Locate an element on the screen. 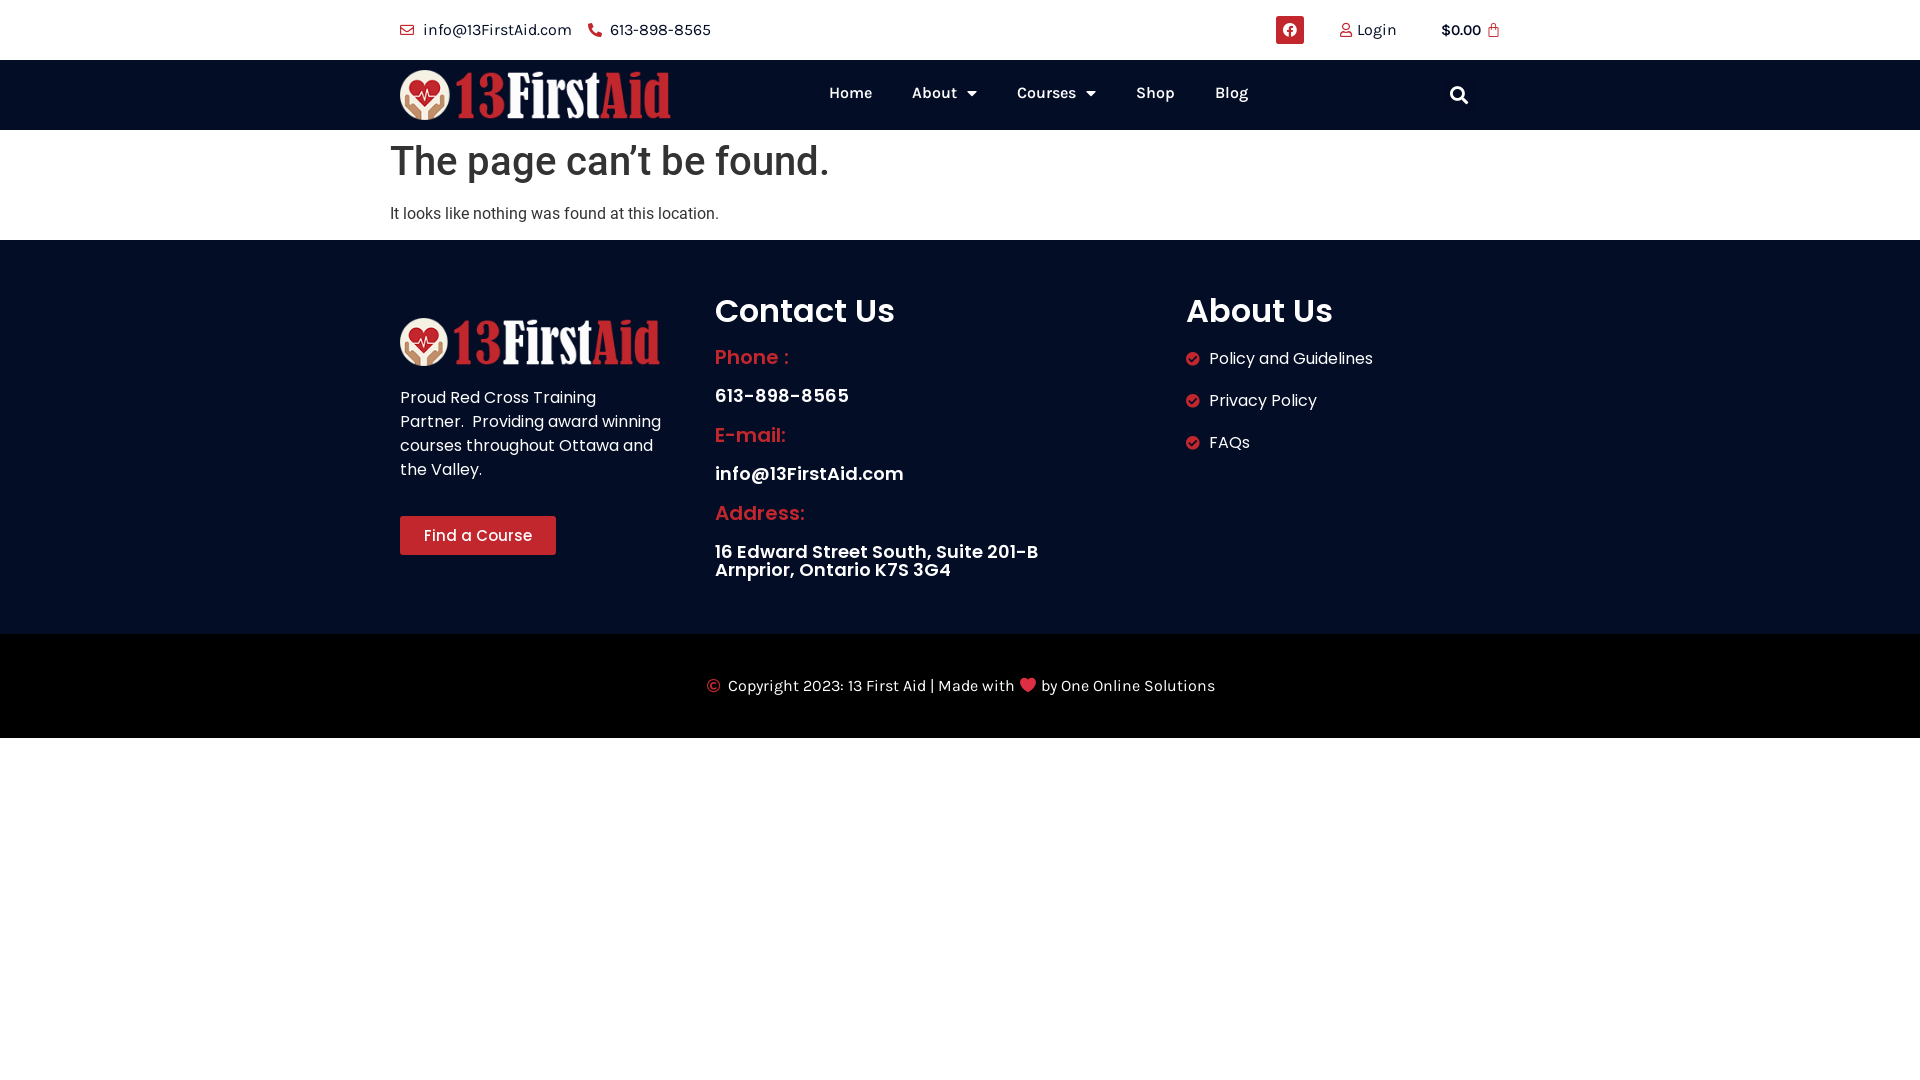  'info@13FirstAid.com' is located at coordinates (485, 30).